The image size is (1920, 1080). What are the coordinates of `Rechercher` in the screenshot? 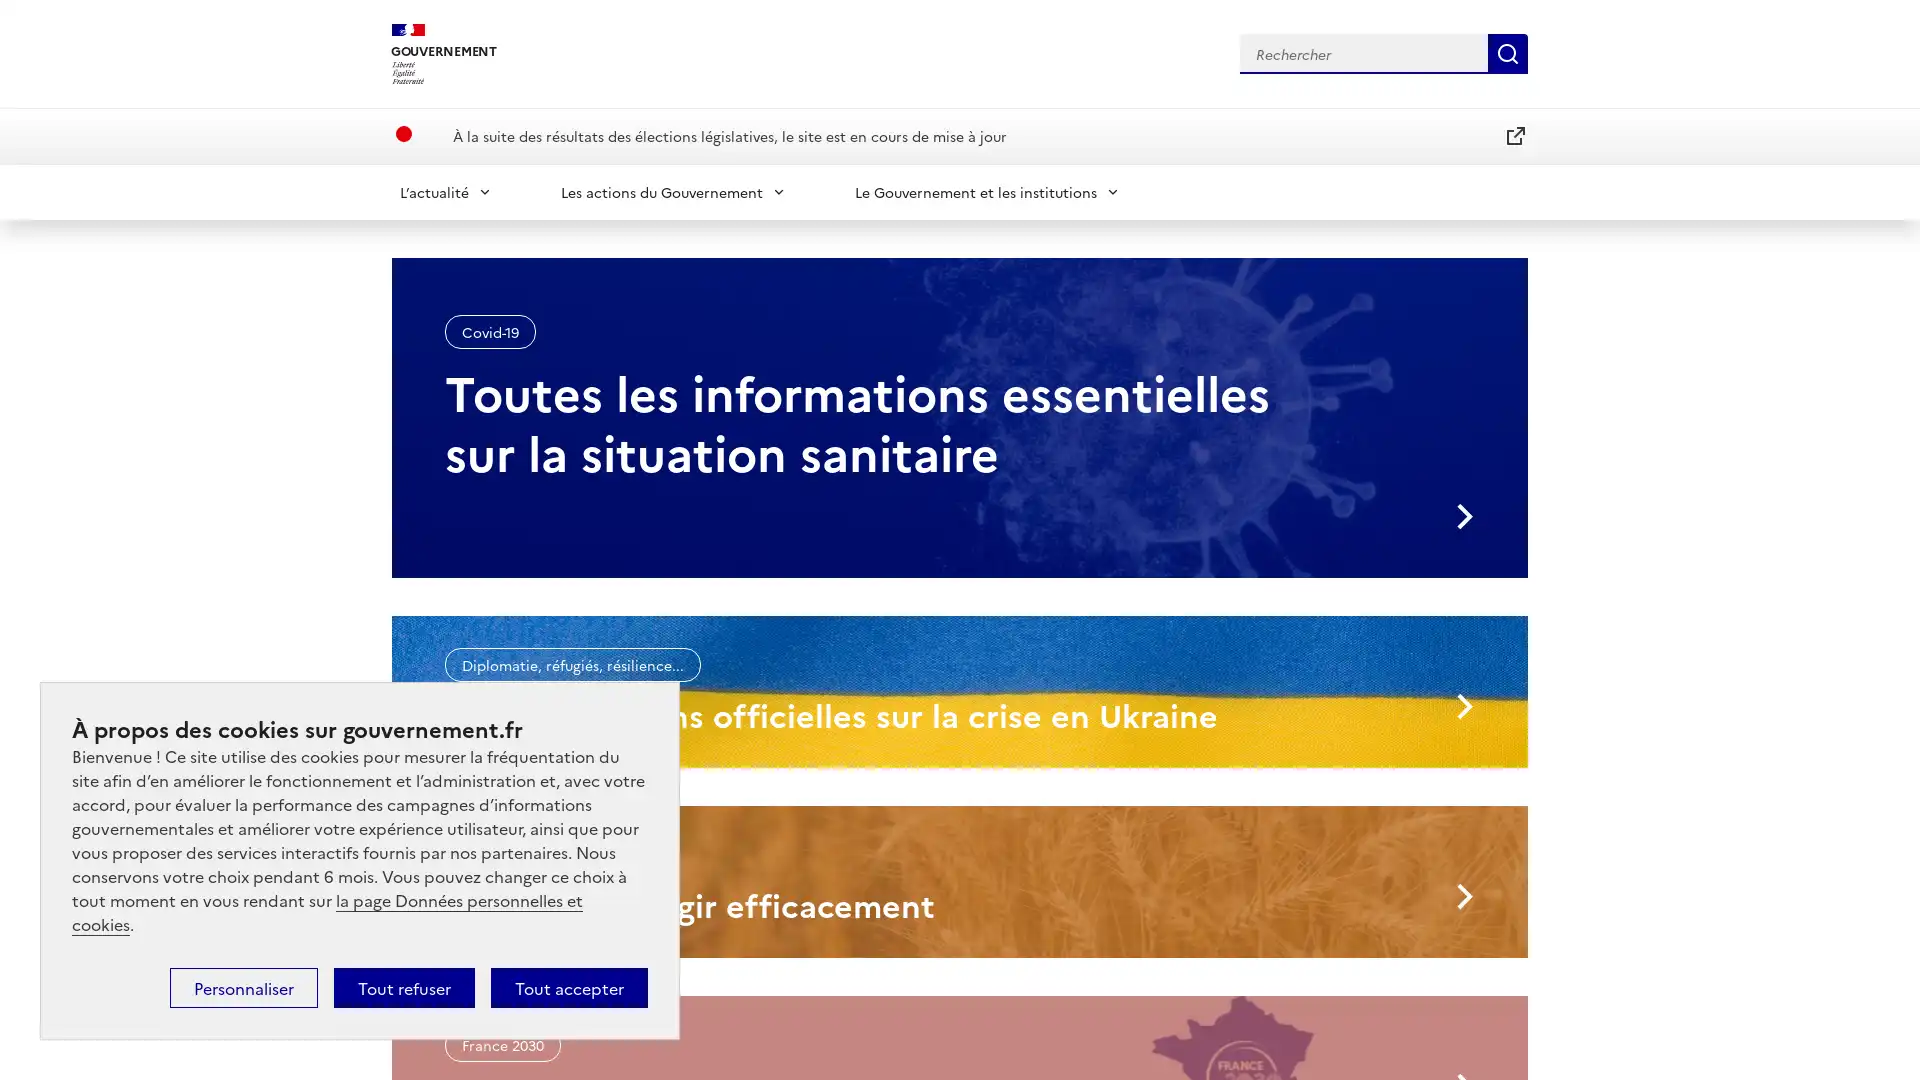 It's located at (1507, 52).